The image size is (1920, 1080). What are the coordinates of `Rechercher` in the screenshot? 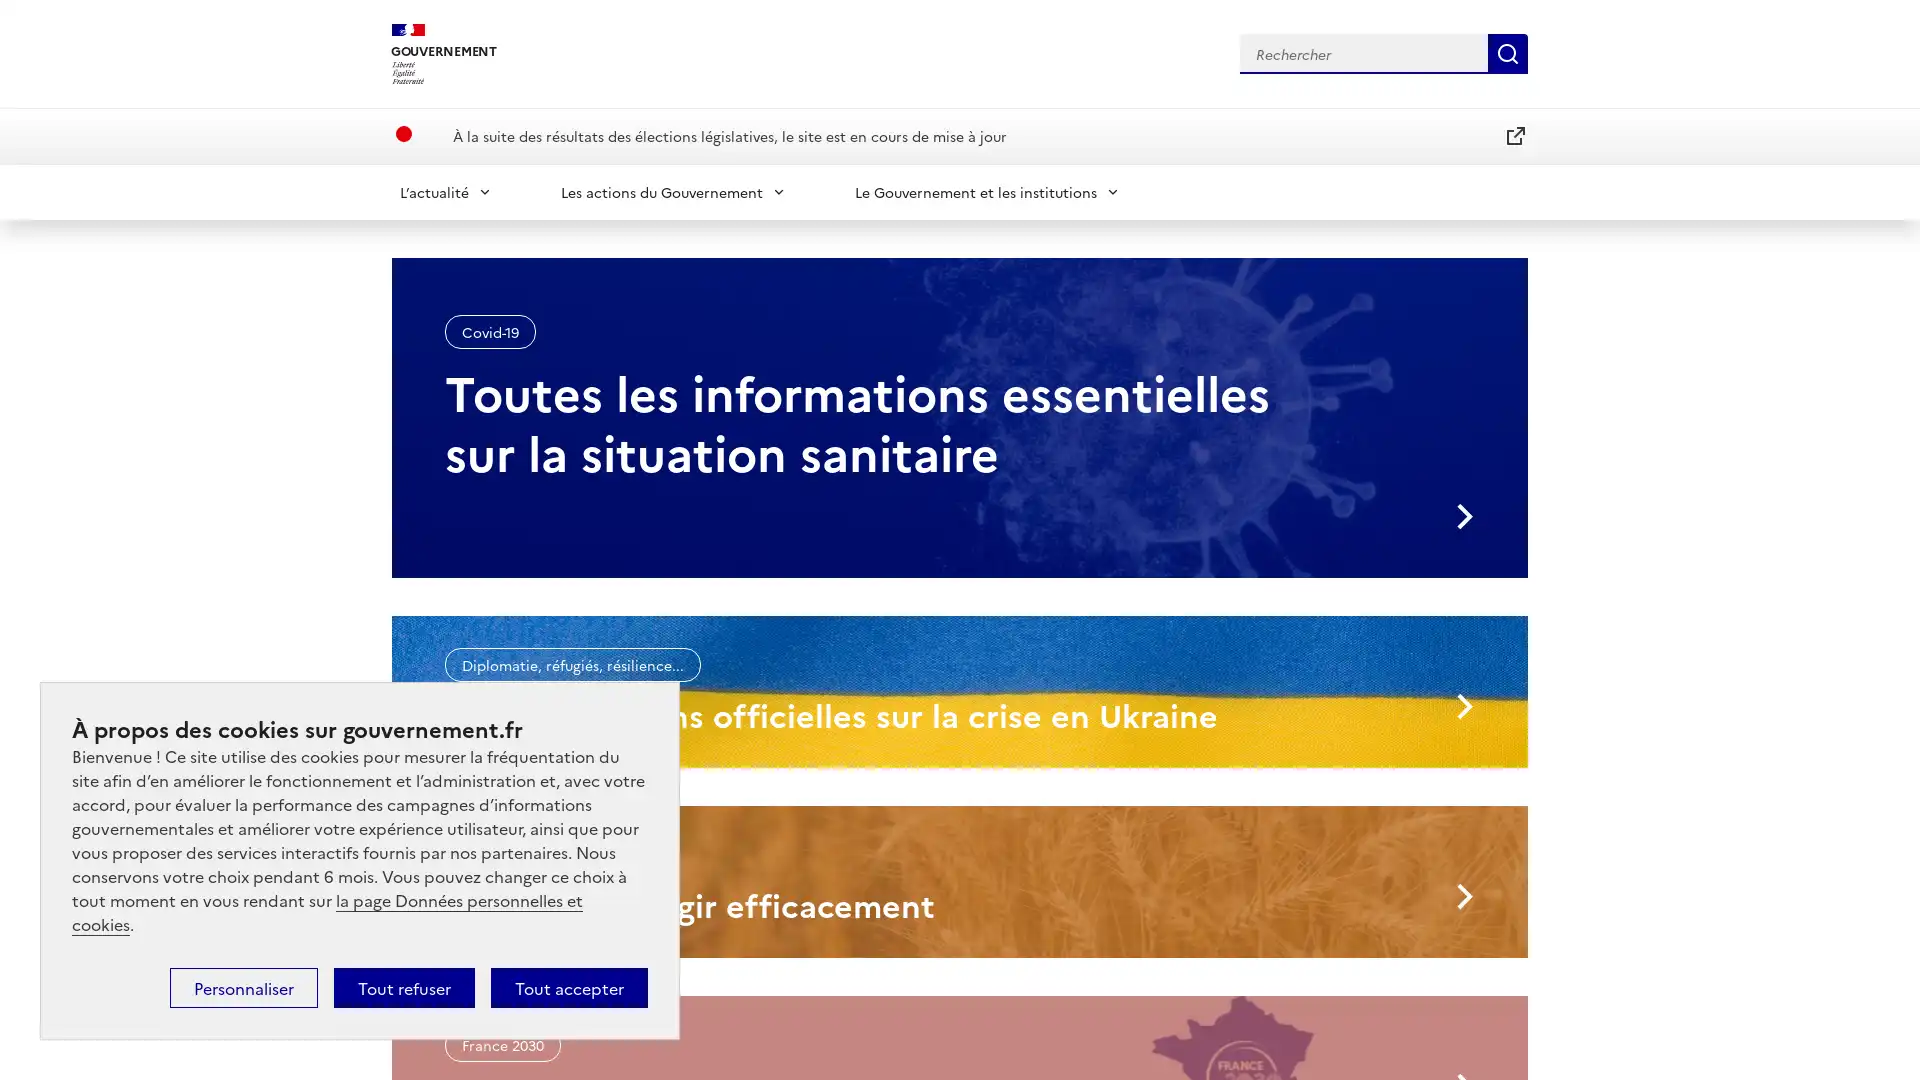 It's located at (1507, 52).